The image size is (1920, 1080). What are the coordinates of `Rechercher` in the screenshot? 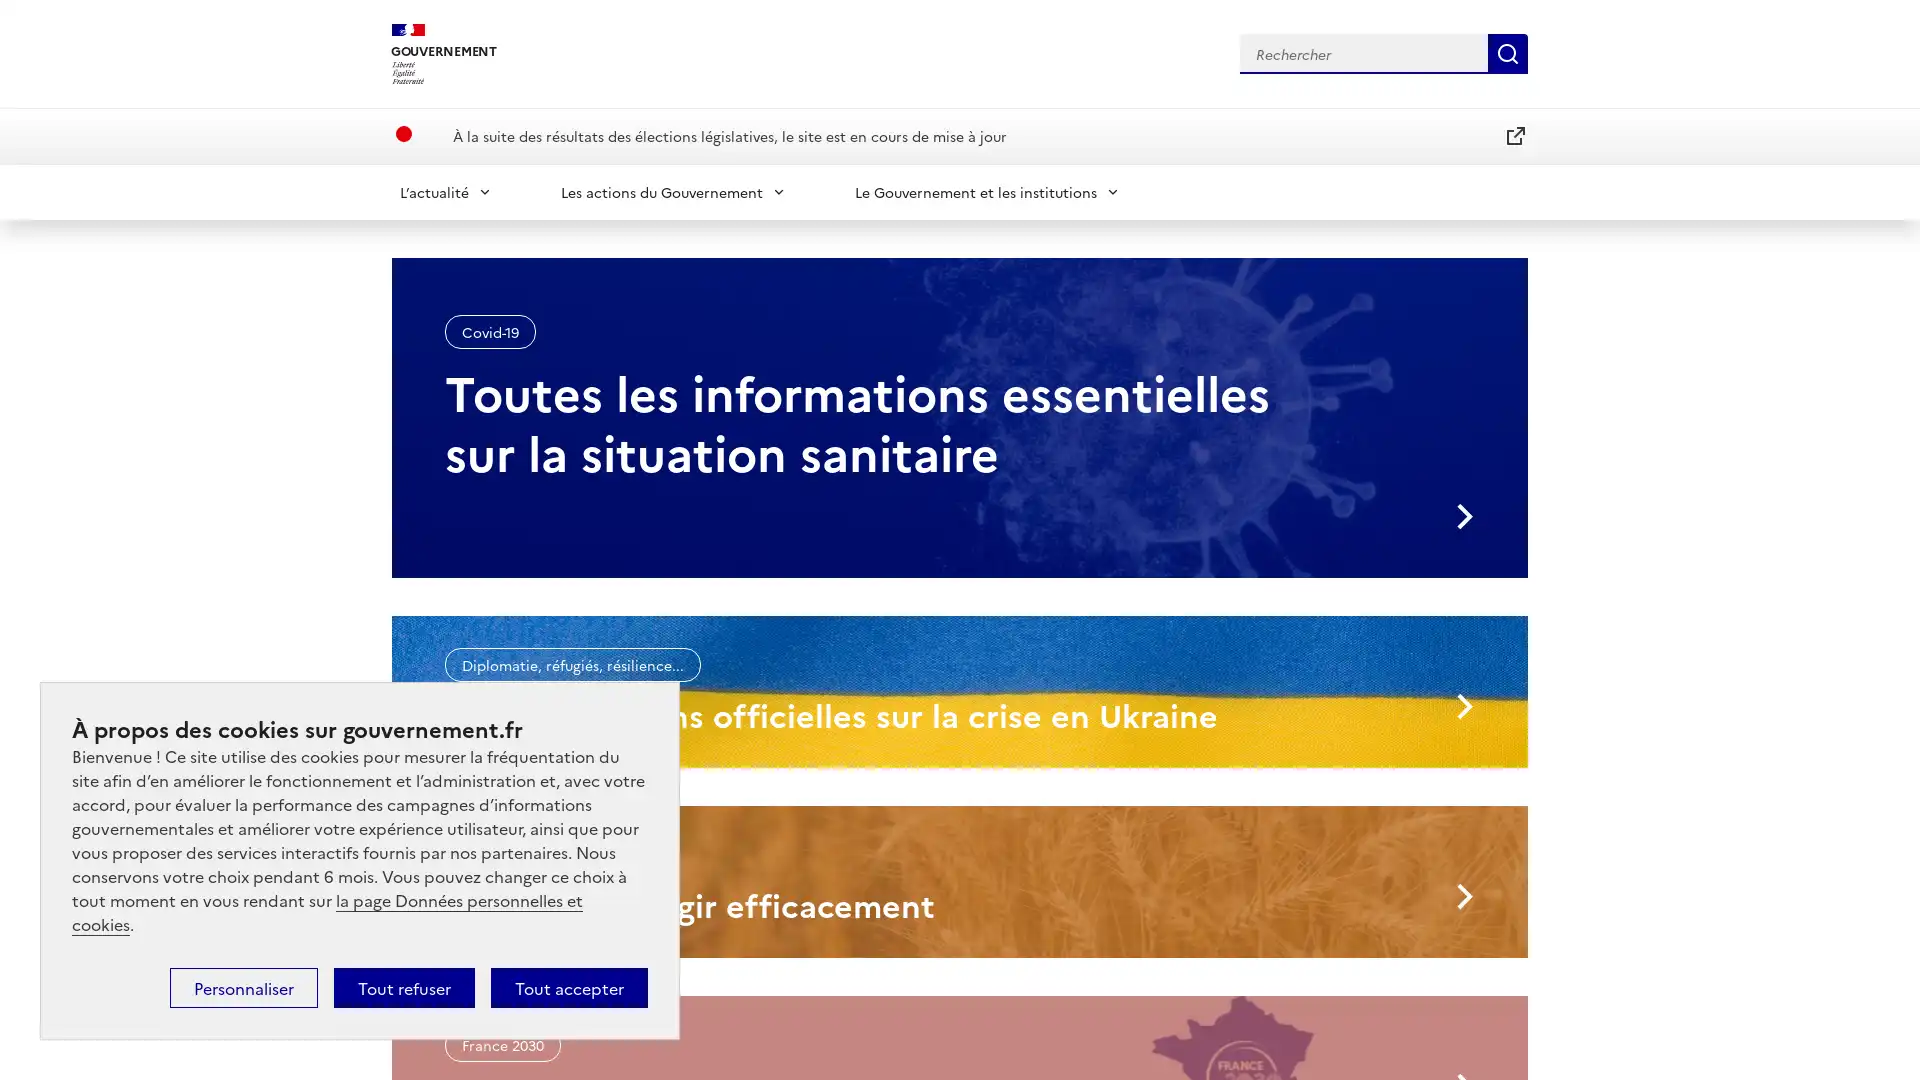 It's located at (1507, 52).